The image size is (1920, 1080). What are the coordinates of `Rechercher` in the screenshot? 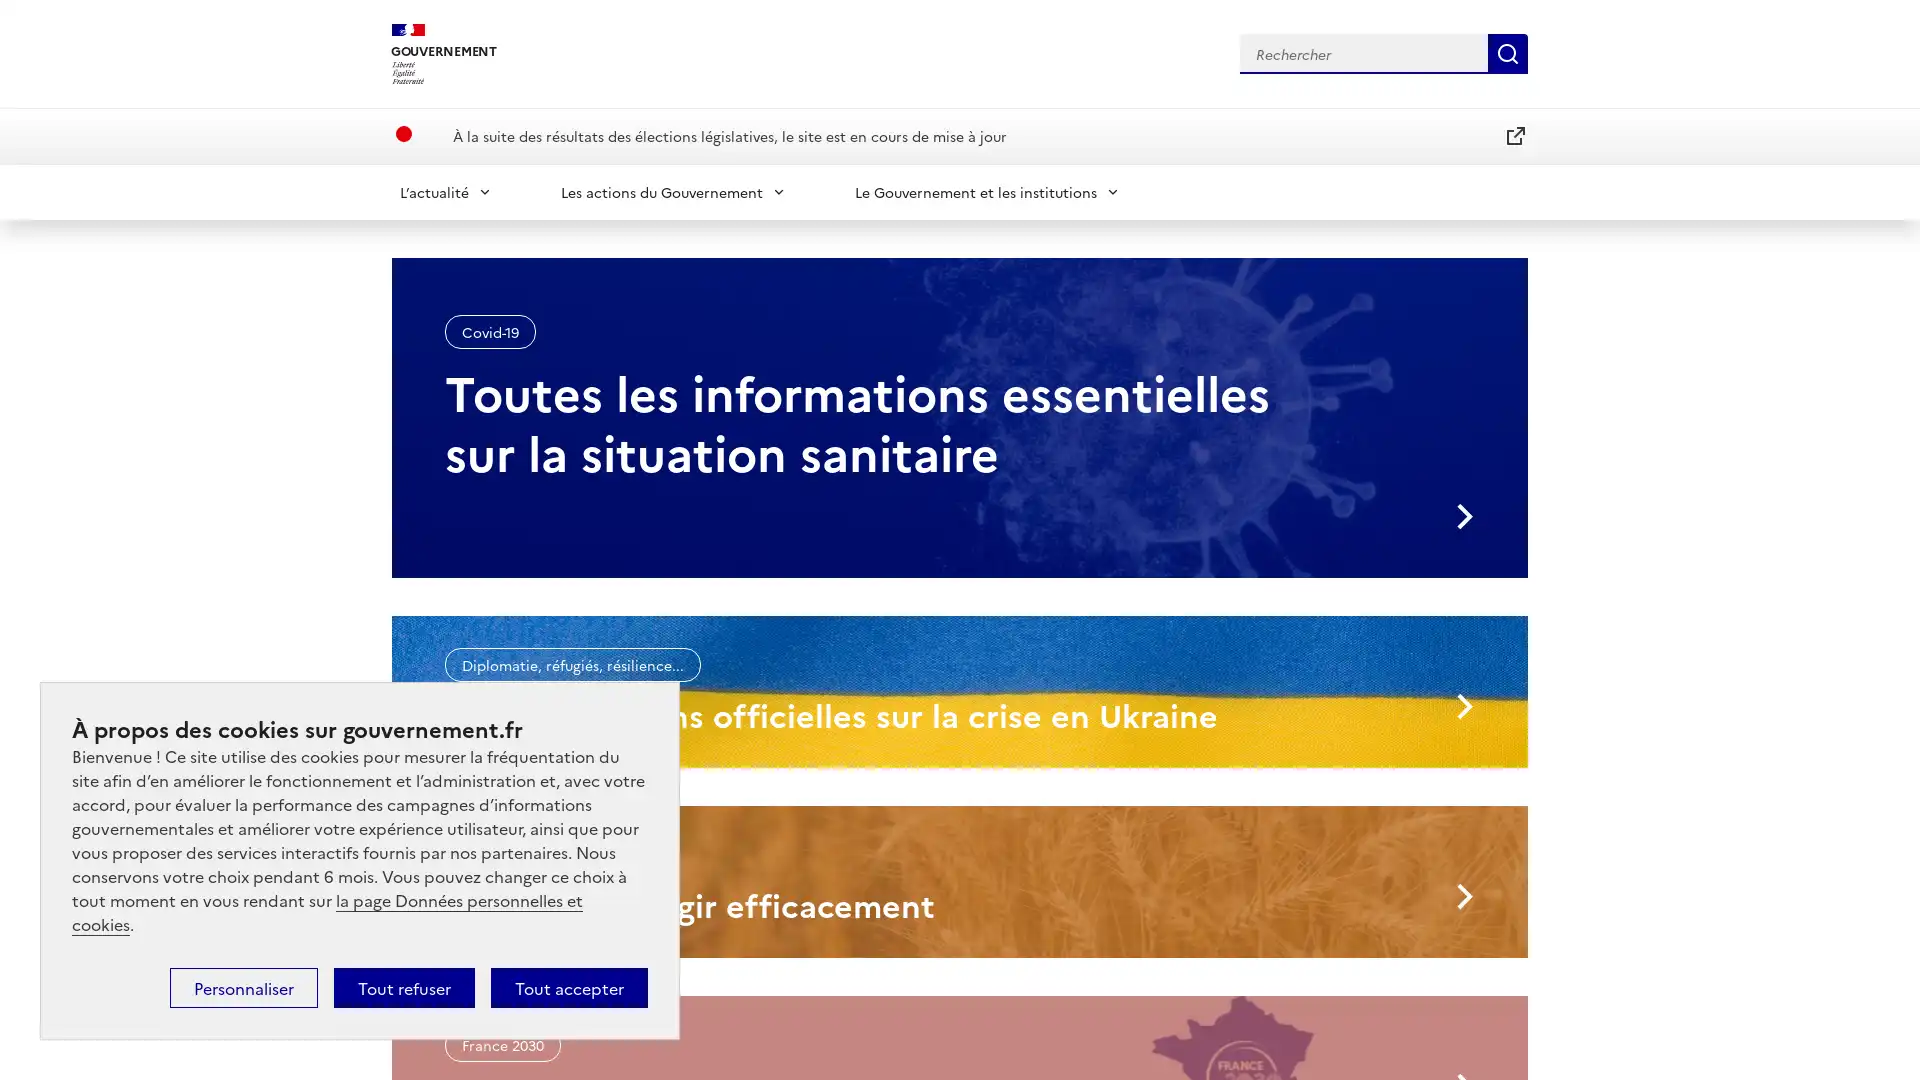 It's located at (1507, 52).